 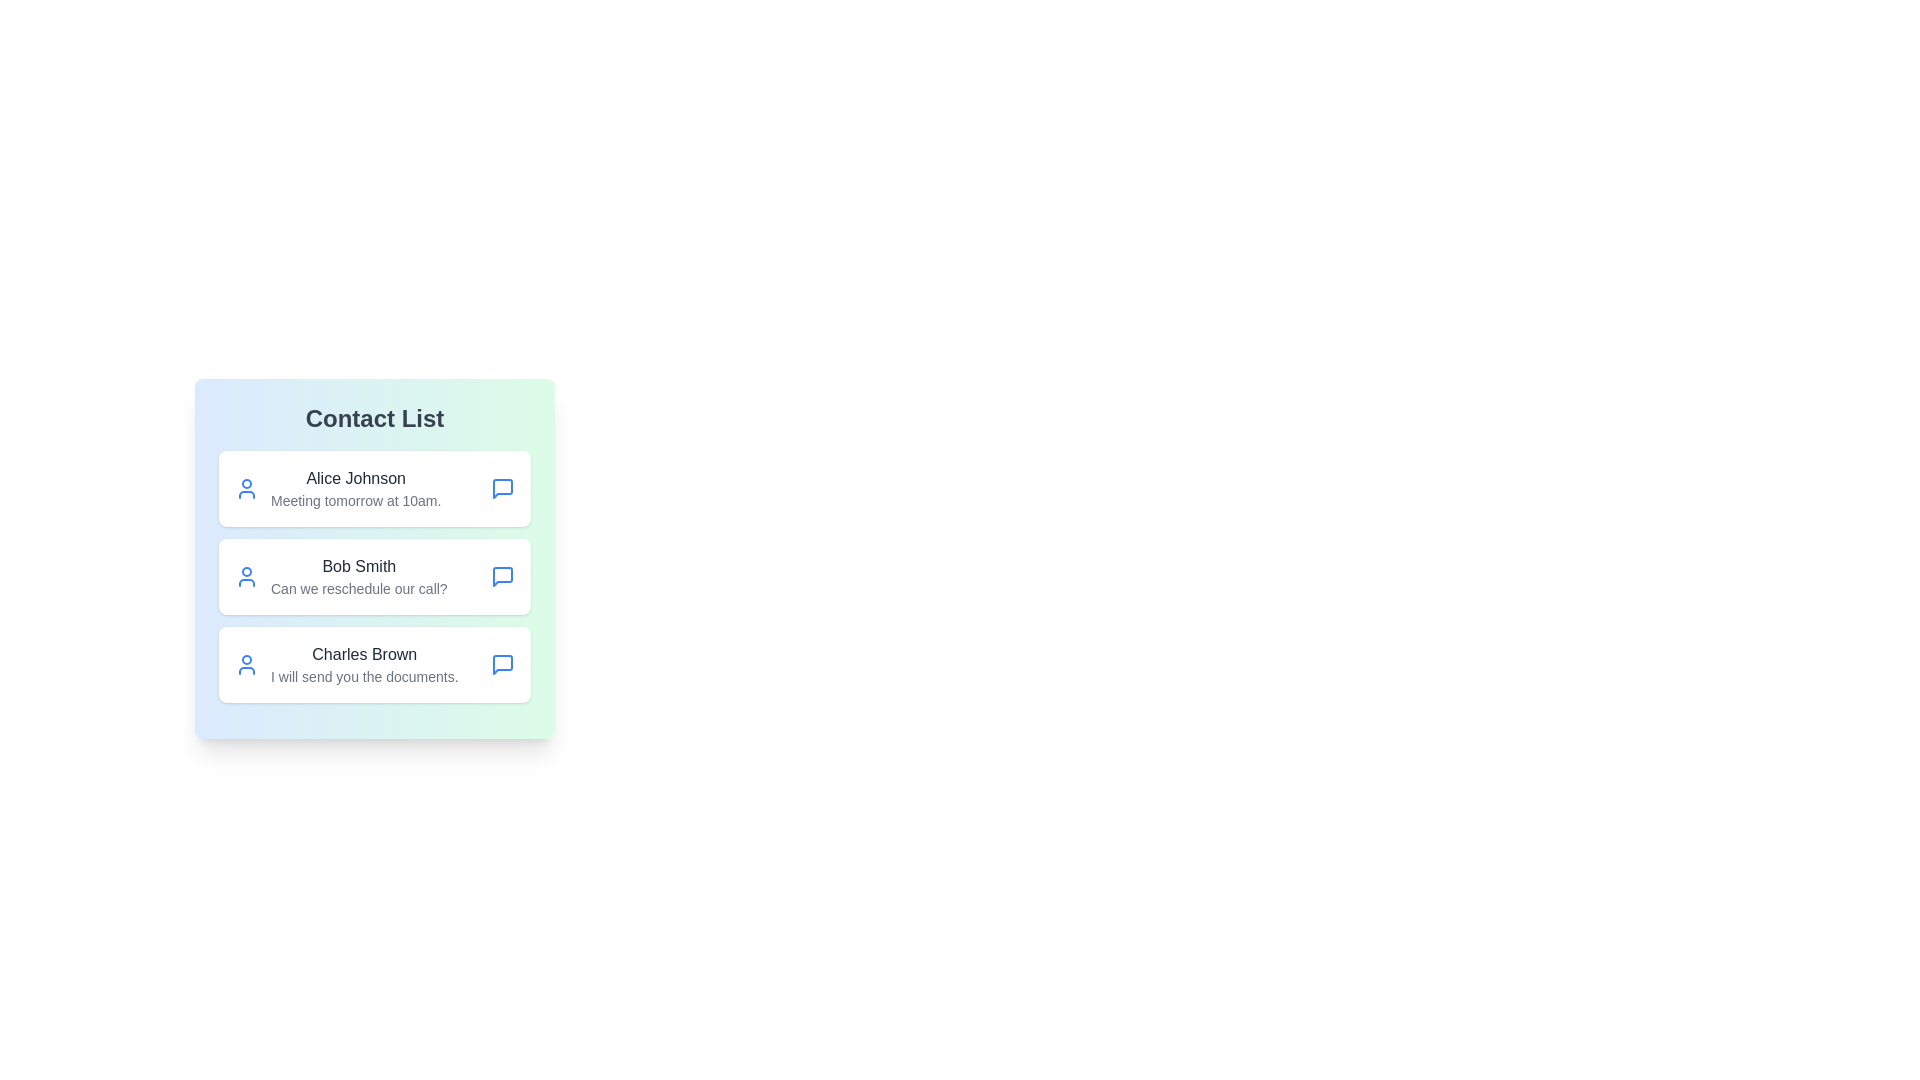 What do you see at coordinates (503, 664) in the screenshot?
I see `the chat icon associated with Charles Brown to initiate a conversation` at bounding box center [503, 664].